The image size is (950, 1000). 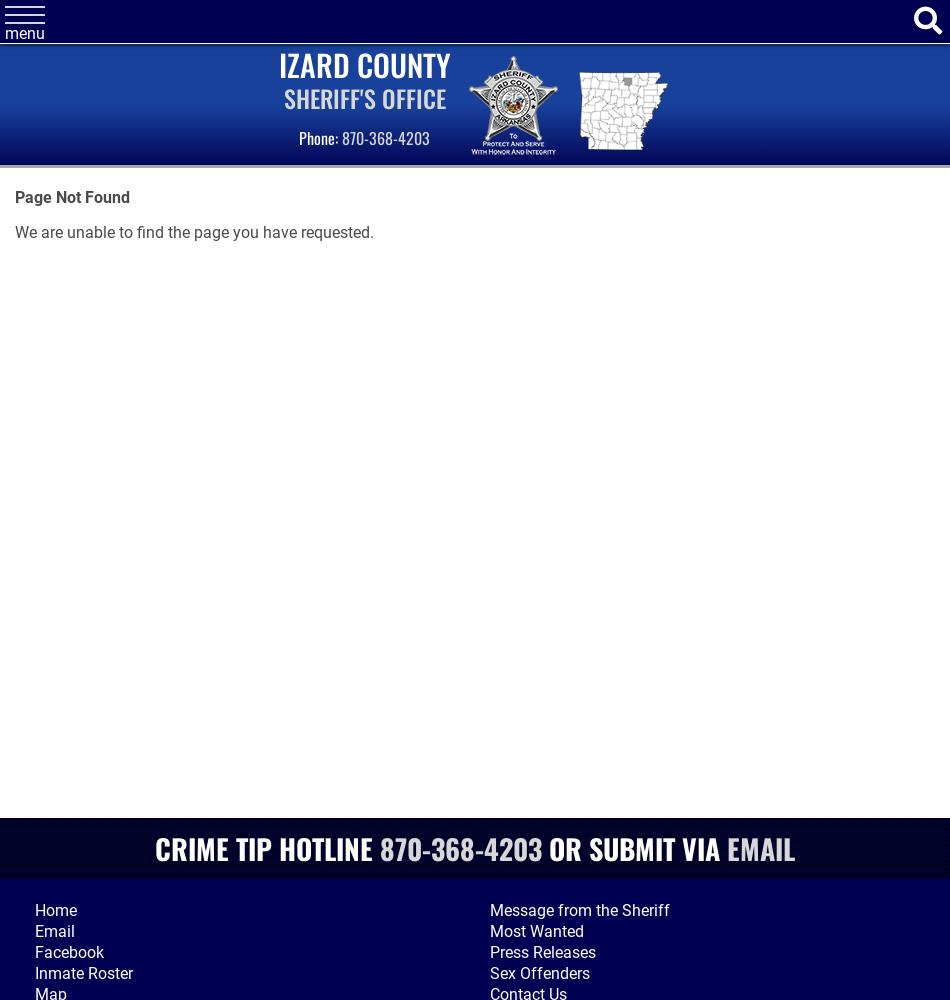 What do you see at coordinates (319, 138) in the screenshot?
I see `'Phone:'` at bounding box center [319, 138].